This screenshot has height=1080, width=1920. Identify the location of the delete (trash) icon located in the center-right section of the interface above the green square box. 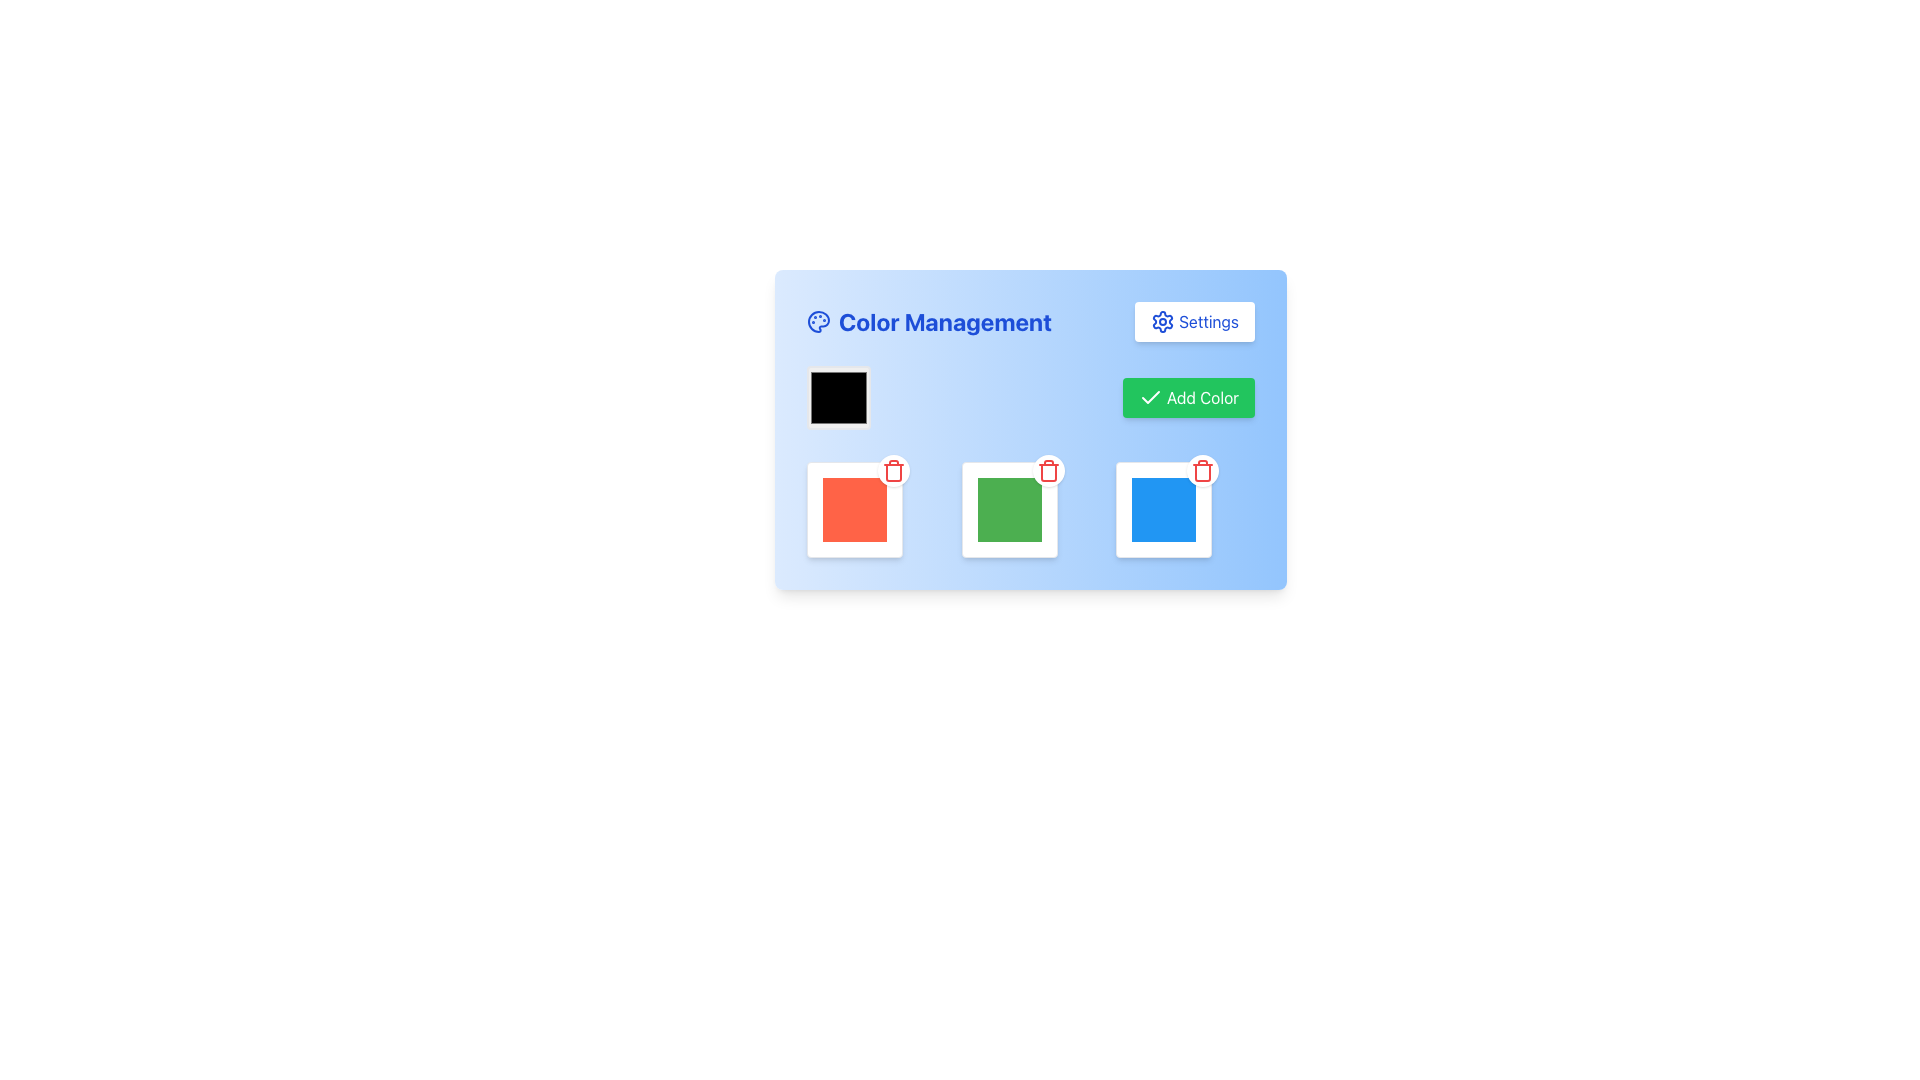
(1047, 470).